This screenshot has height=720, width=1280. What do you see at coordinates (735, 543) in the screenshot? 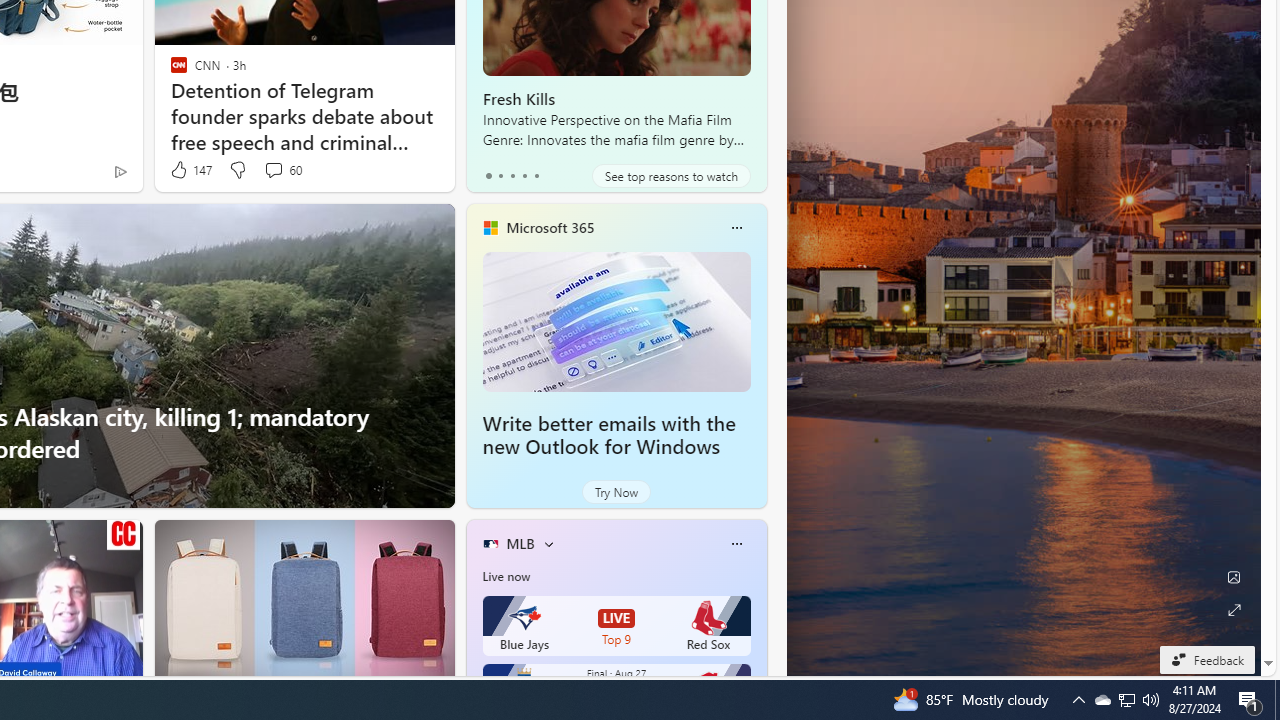
I see `'Class: icon-img'` at bounding box center [735, 543].